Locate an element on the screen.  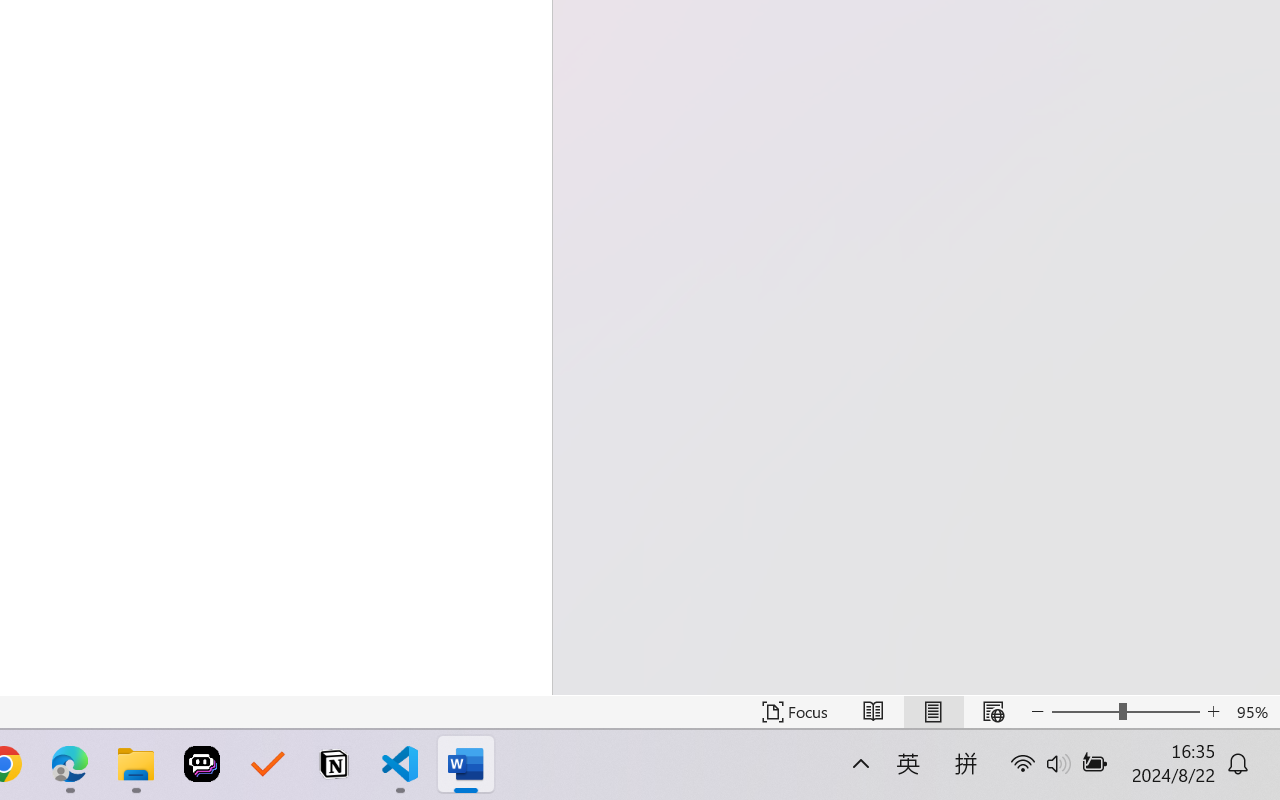
'Zoom 95%' is located at coordinates (1252, 711).